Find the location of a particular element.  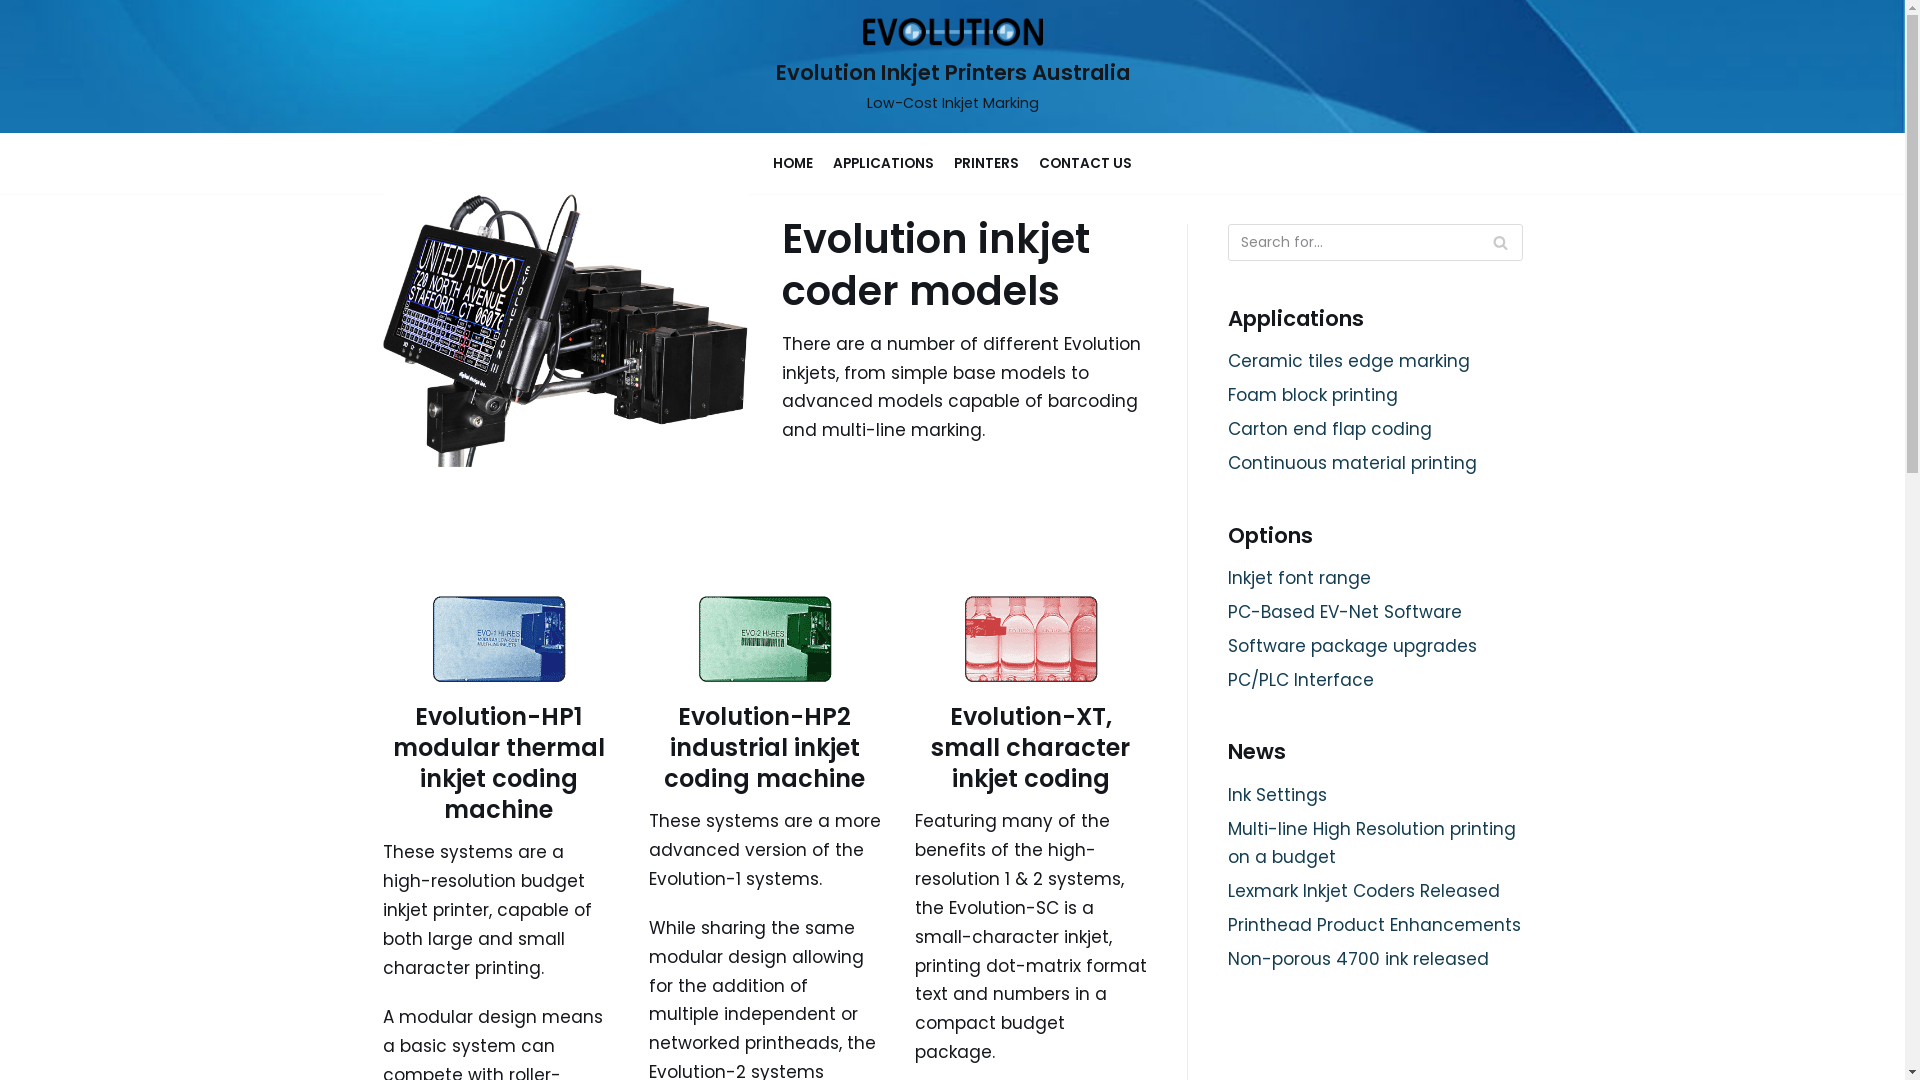

'Non-porous 4700 ink released' is located at coordinates (1358, 958).